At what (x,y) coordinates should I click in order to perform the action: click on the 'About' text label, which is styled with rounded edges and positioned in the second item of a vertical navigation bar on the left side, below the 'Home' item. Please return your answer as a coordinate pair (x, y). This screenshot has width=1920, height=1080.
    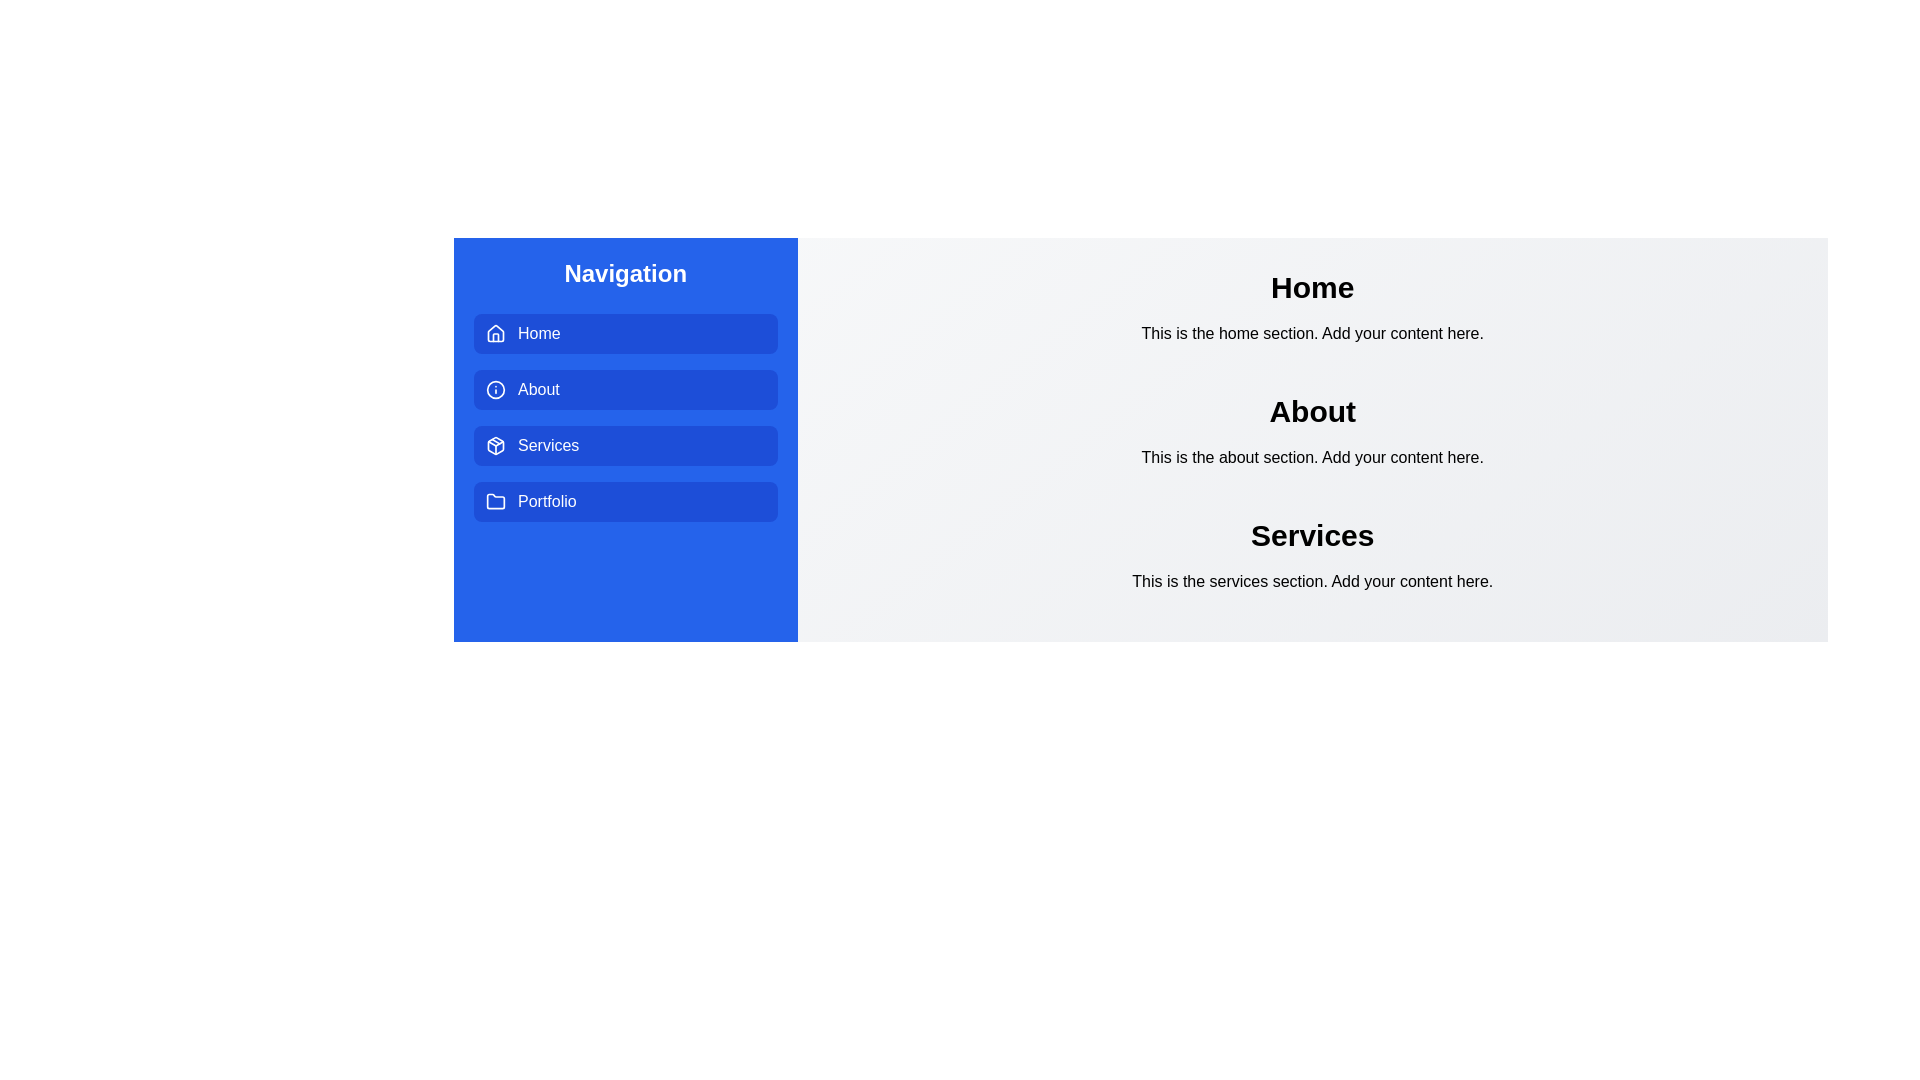
    Looking at the image, I should click on (538, 389).